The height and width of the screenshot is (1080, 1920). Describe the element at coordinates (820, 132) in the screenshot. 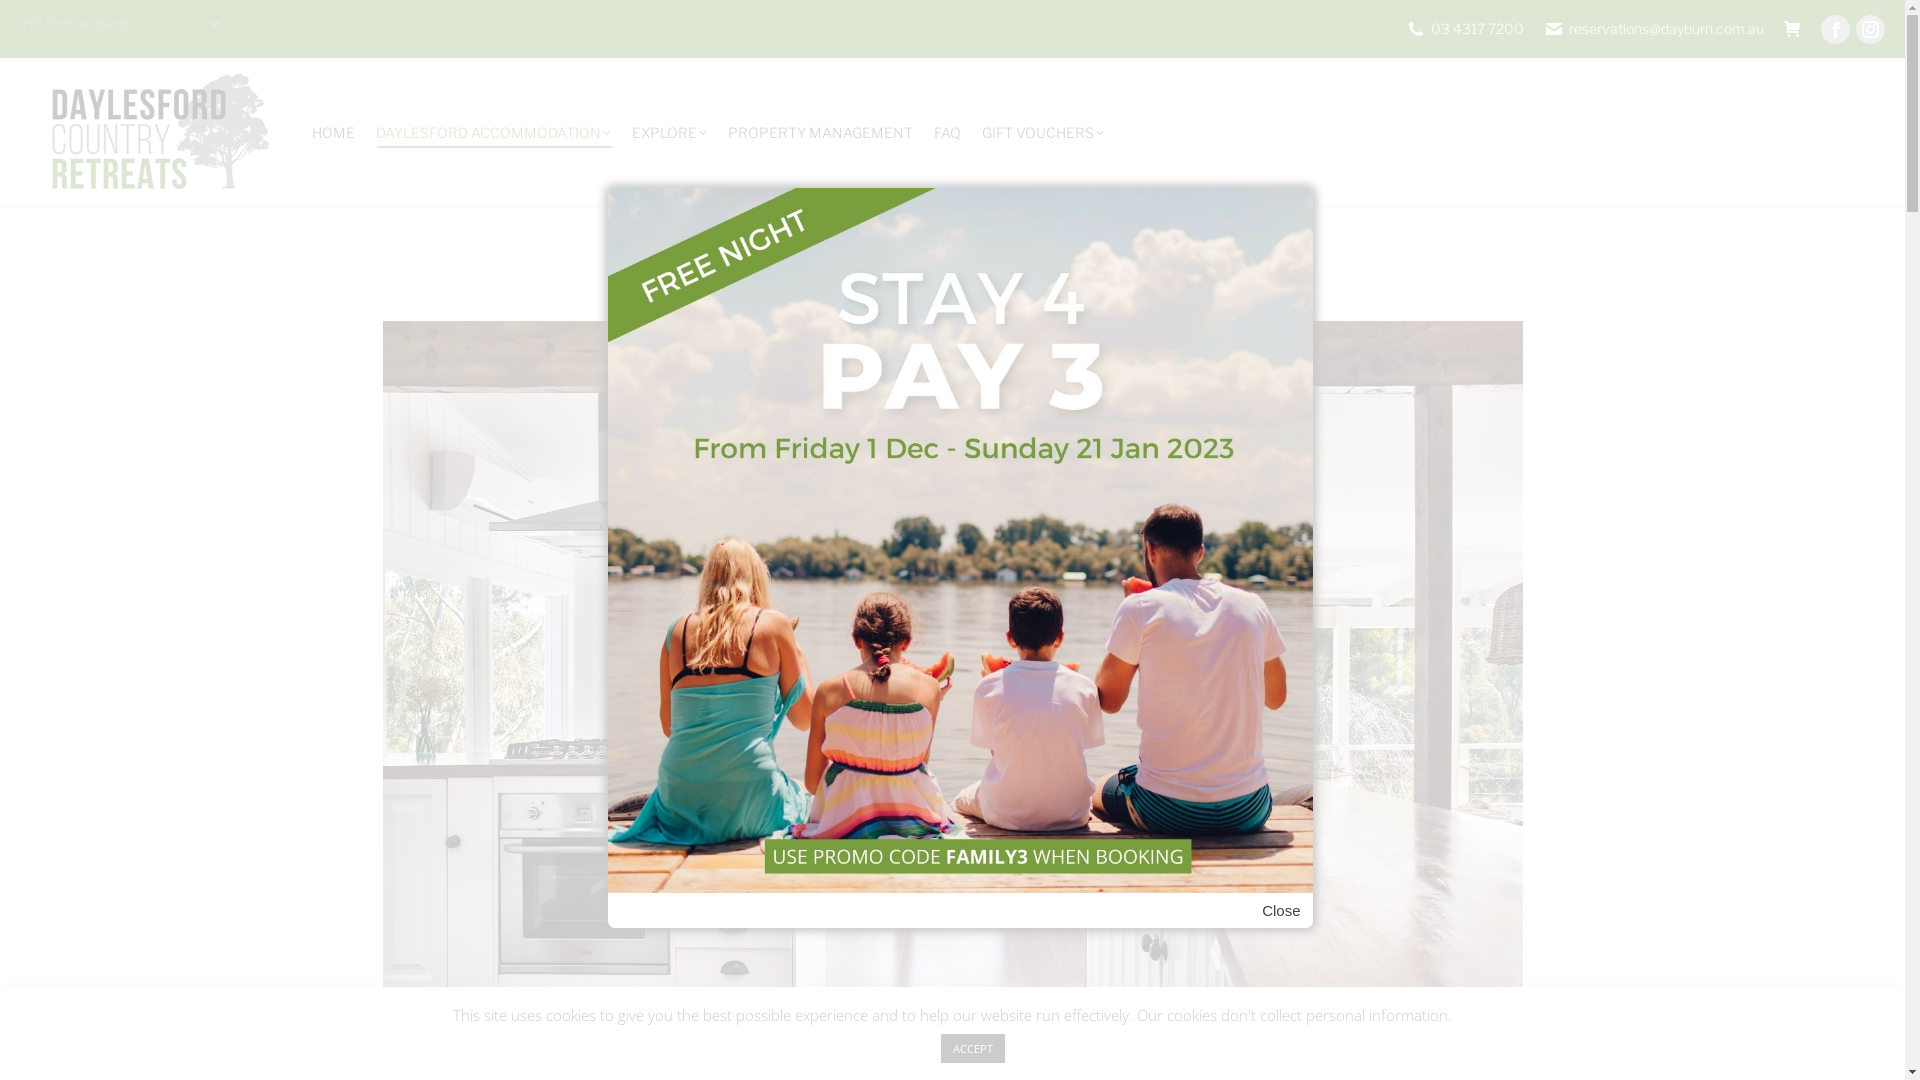

I see `'PROPERTY MANAGEMENT'` at that location.